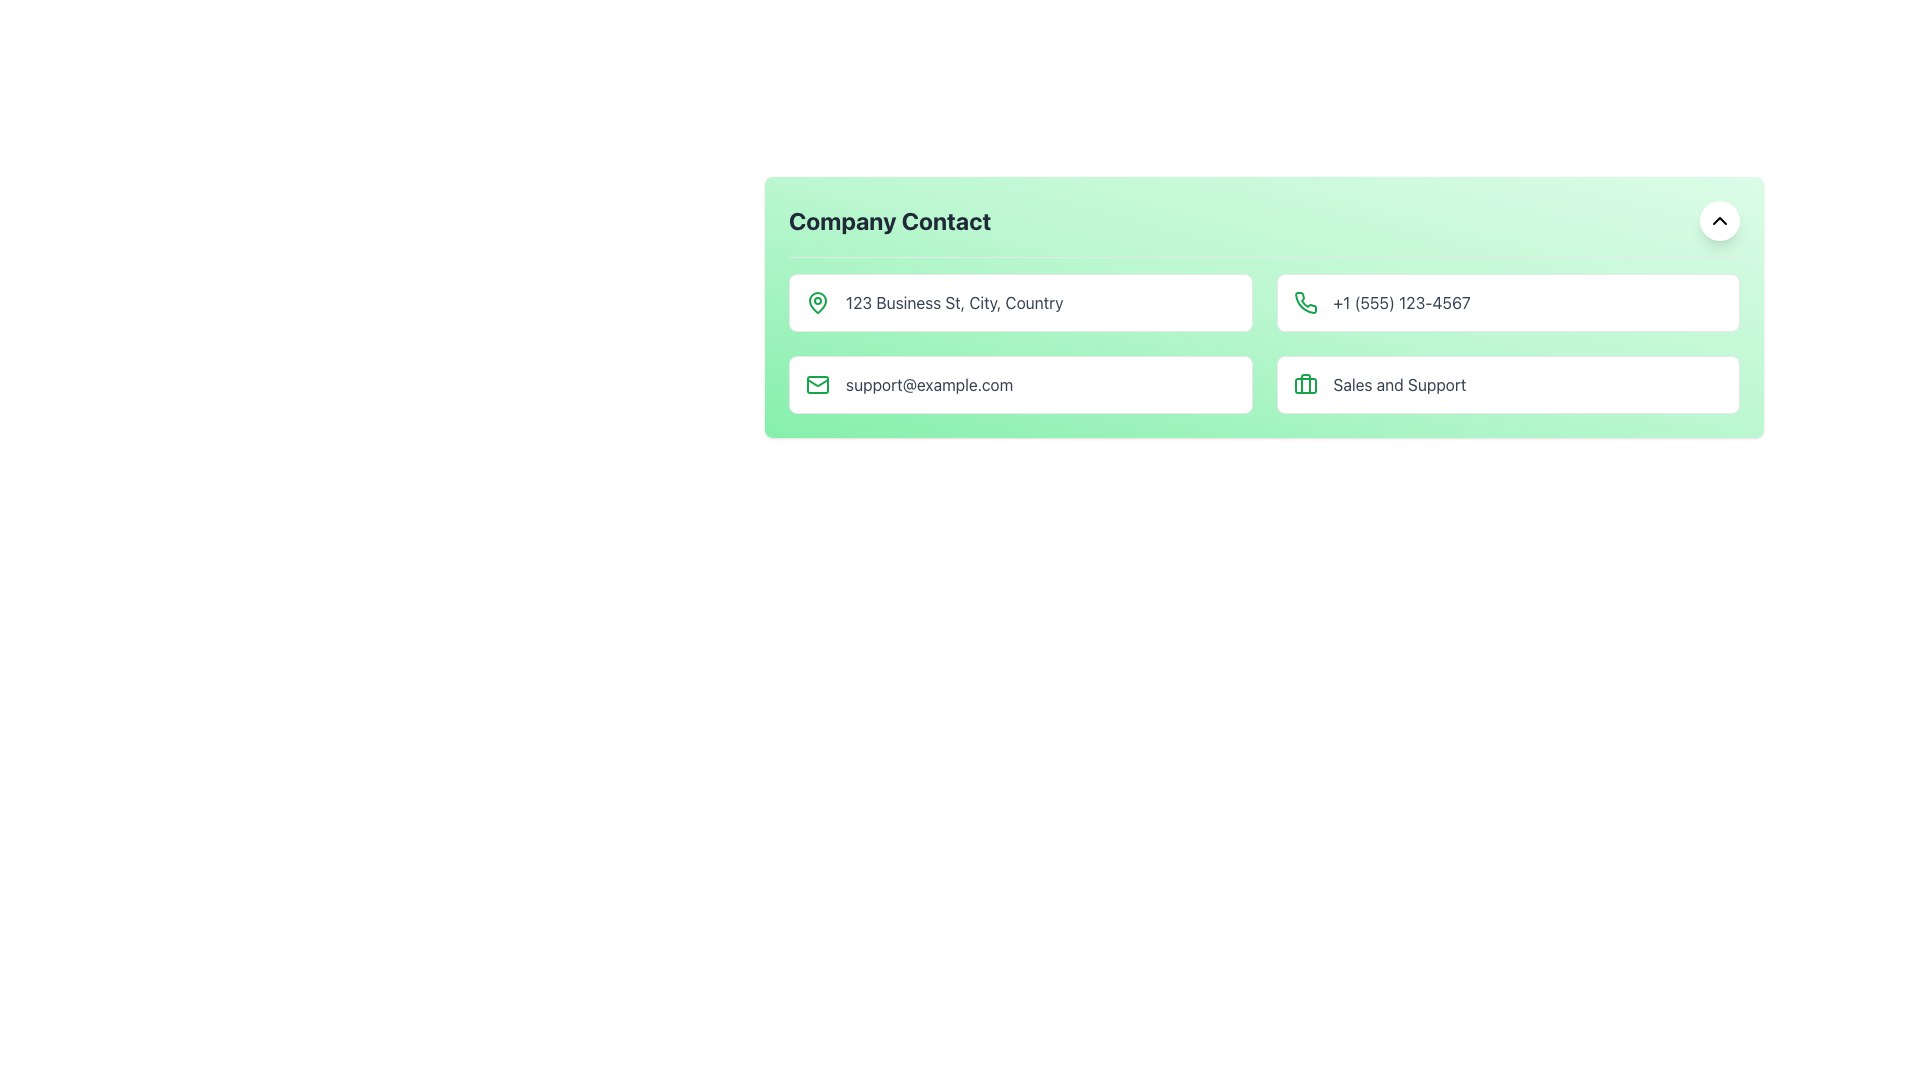  I want to click on the green phone icon located to the left of the phone number '+1 (555) 123-4567' in the contact information section, so click(1305, 303).